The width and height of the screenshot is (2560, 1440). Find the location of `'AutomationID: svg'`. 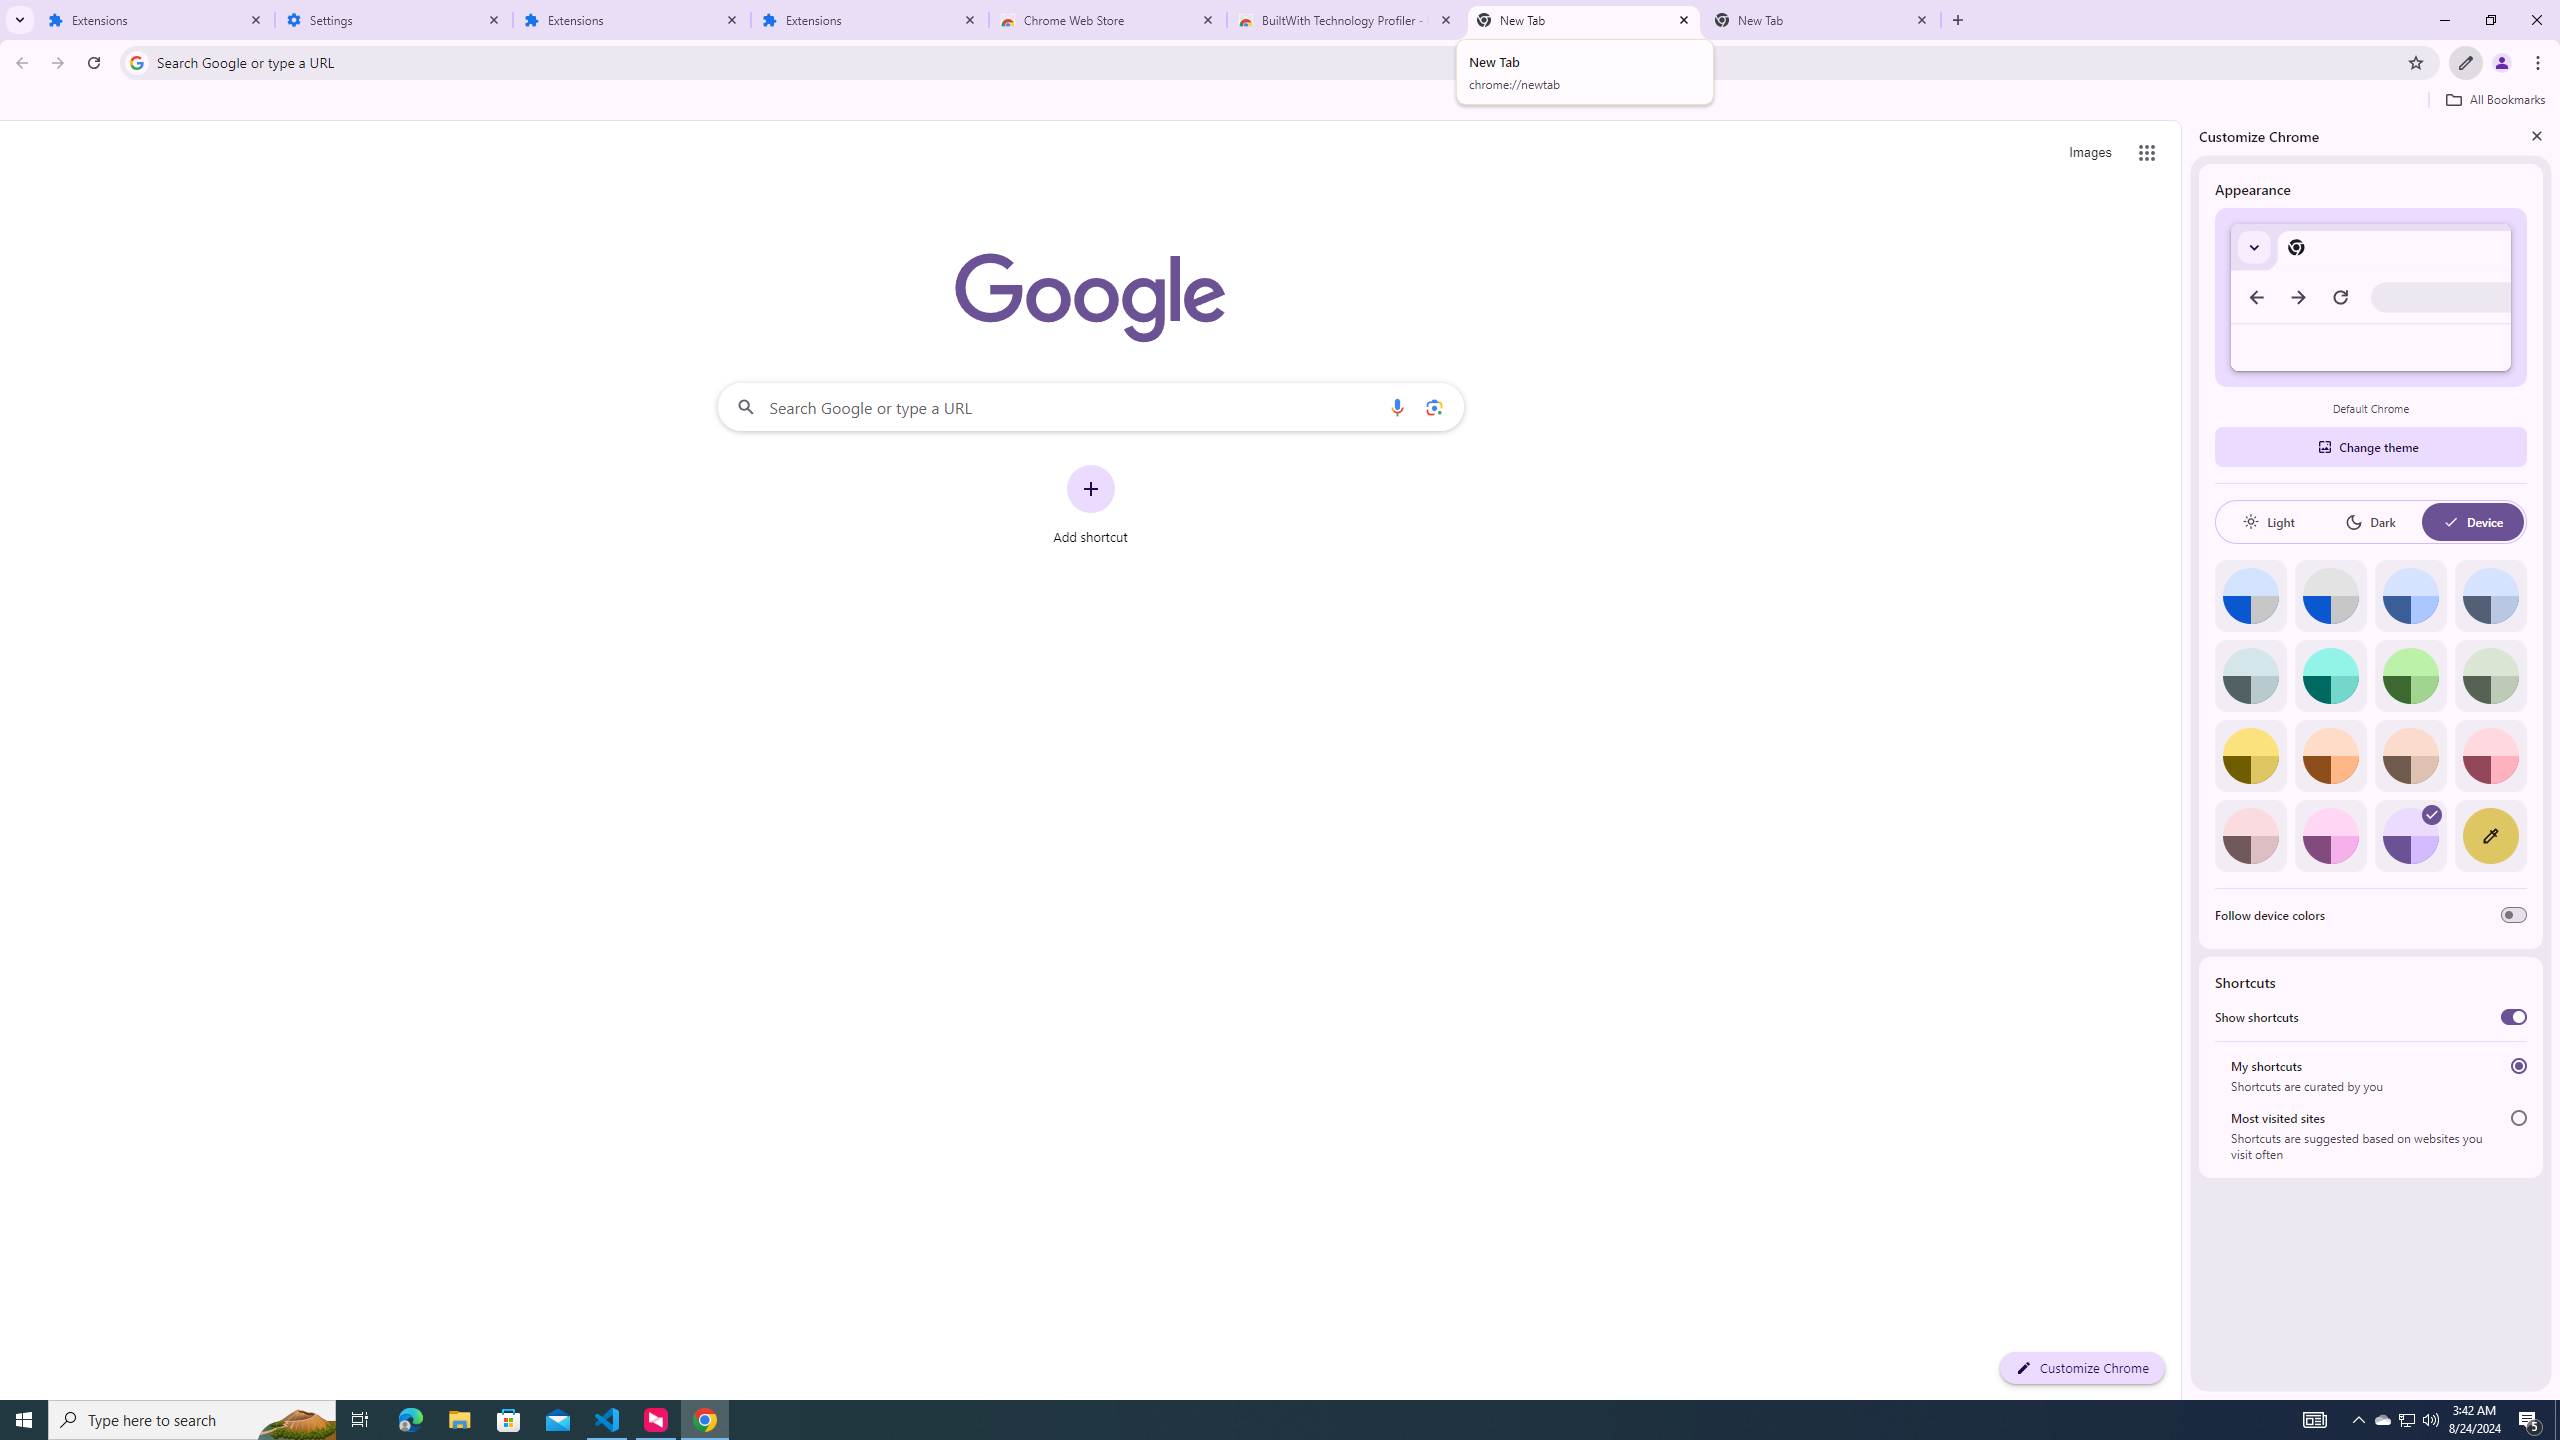

'AutomationID: svg' is located at coordinates (2431, 815).